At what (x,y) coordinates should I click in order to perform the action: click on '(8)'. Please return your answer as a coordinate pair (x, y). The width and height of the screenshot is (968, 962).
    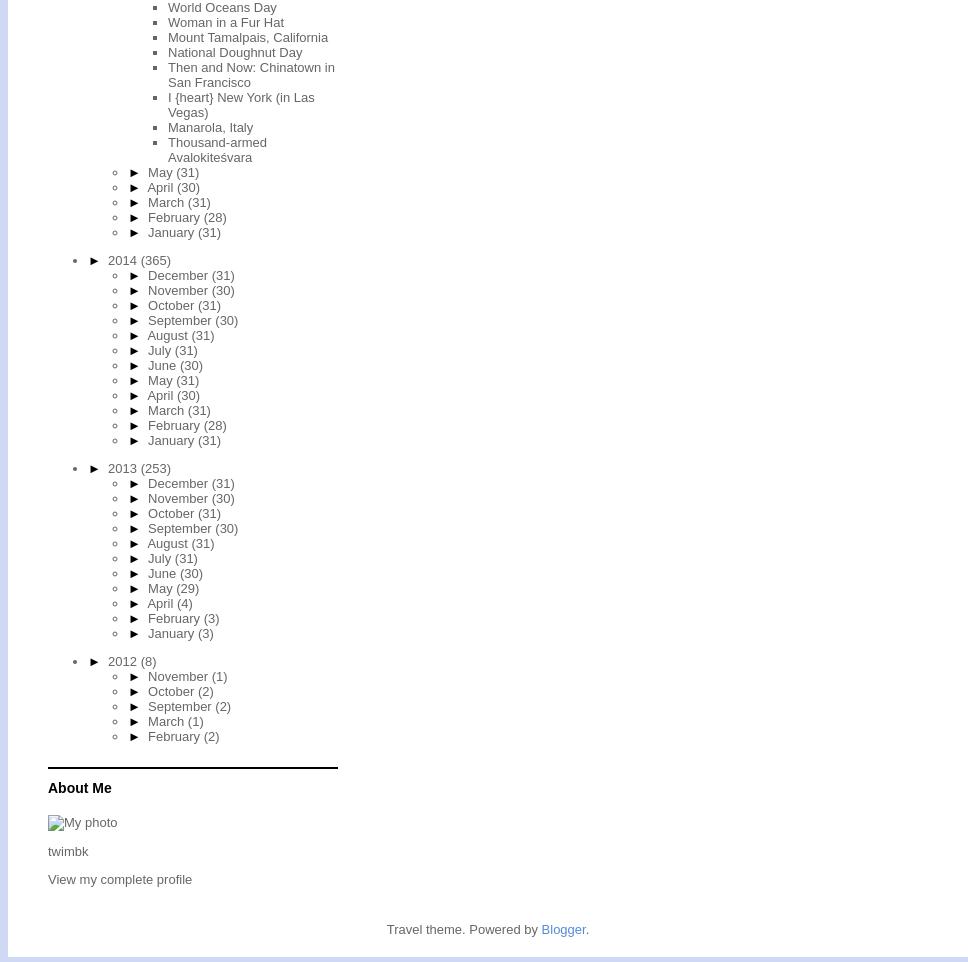
    Looking at the image, I should click on (147, 660).